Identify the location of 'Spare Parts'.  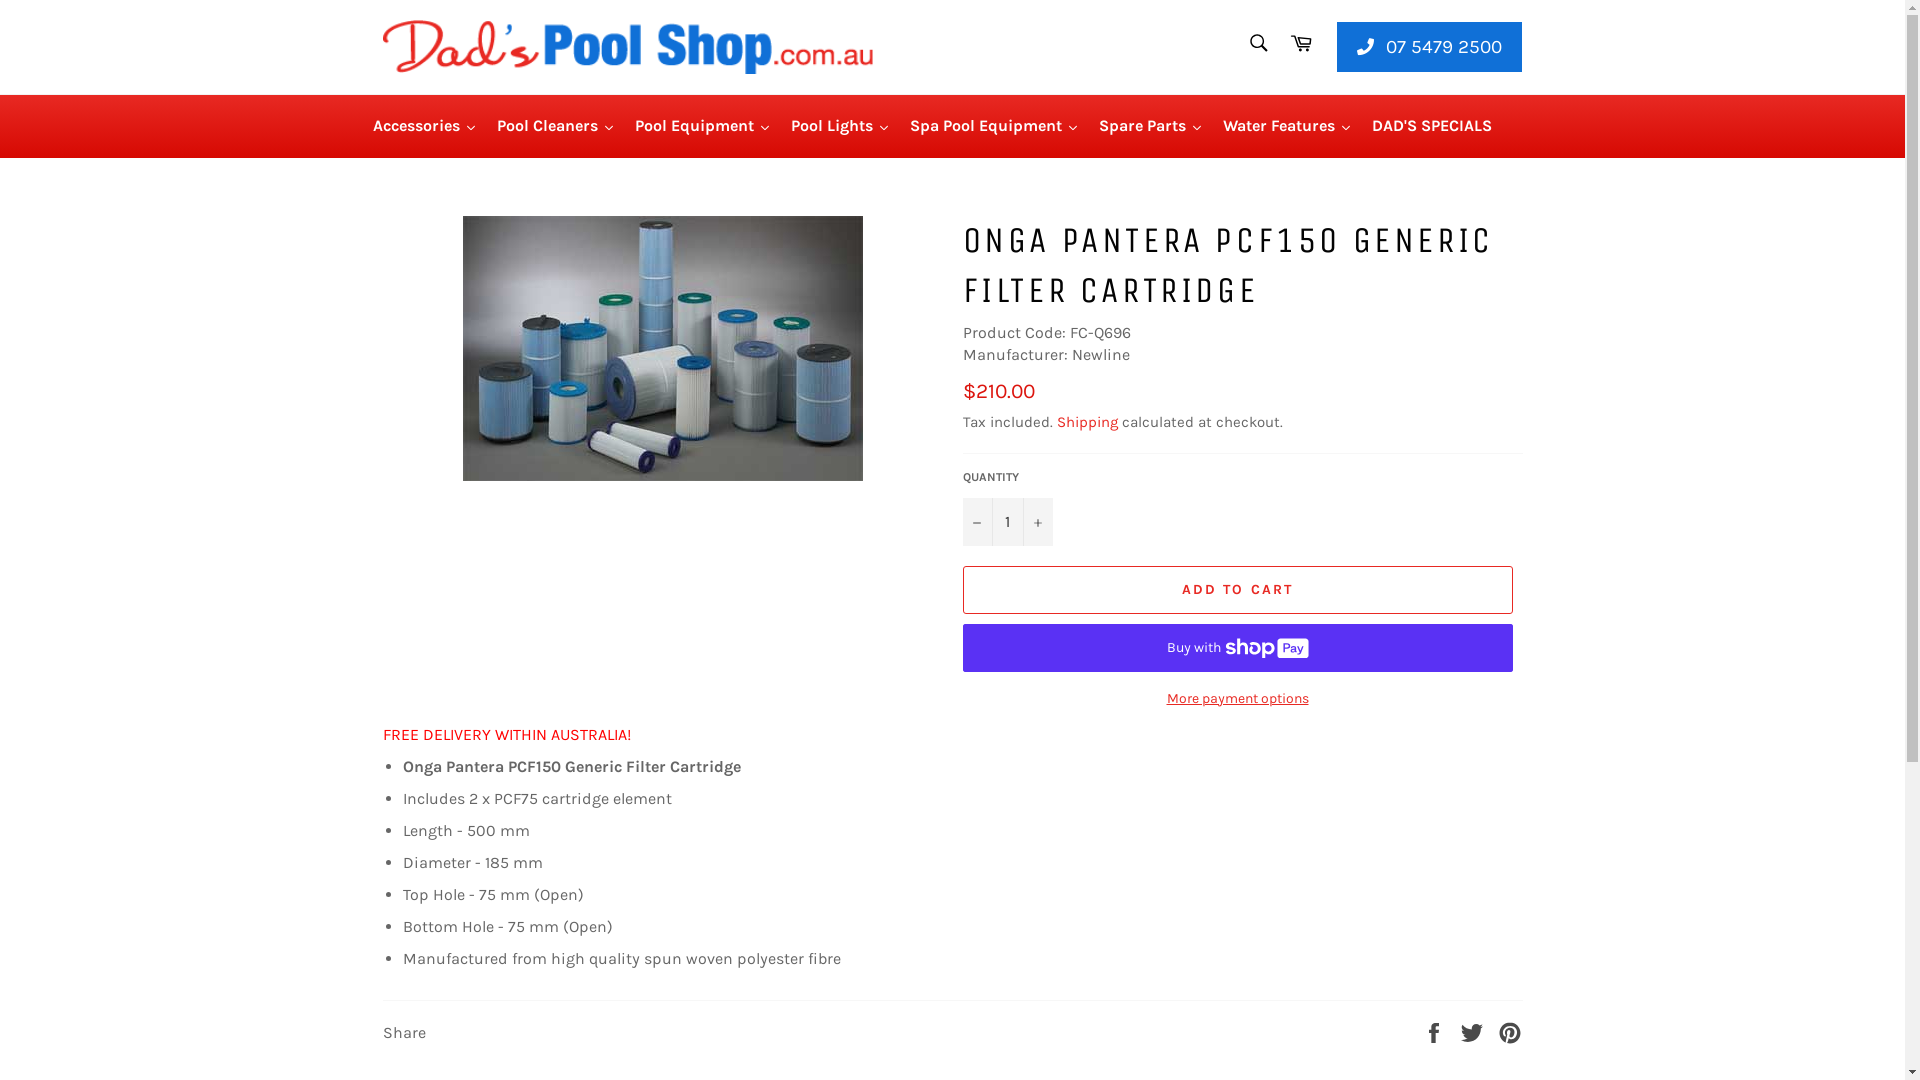
(1150, 126).